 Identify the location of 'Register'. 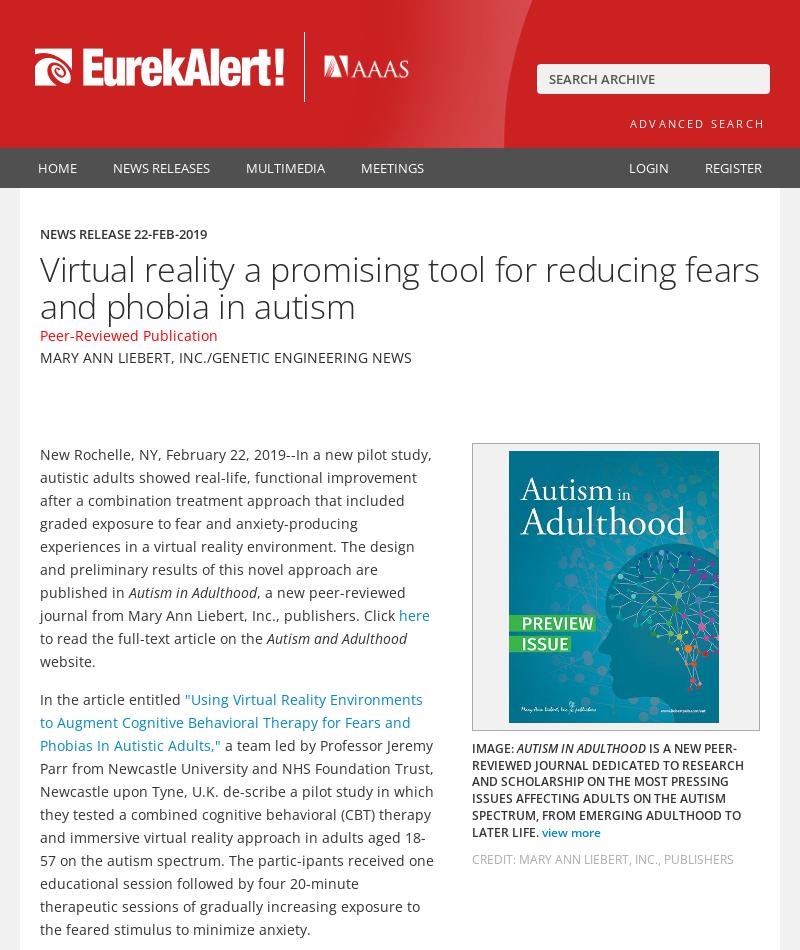
(732, 167).